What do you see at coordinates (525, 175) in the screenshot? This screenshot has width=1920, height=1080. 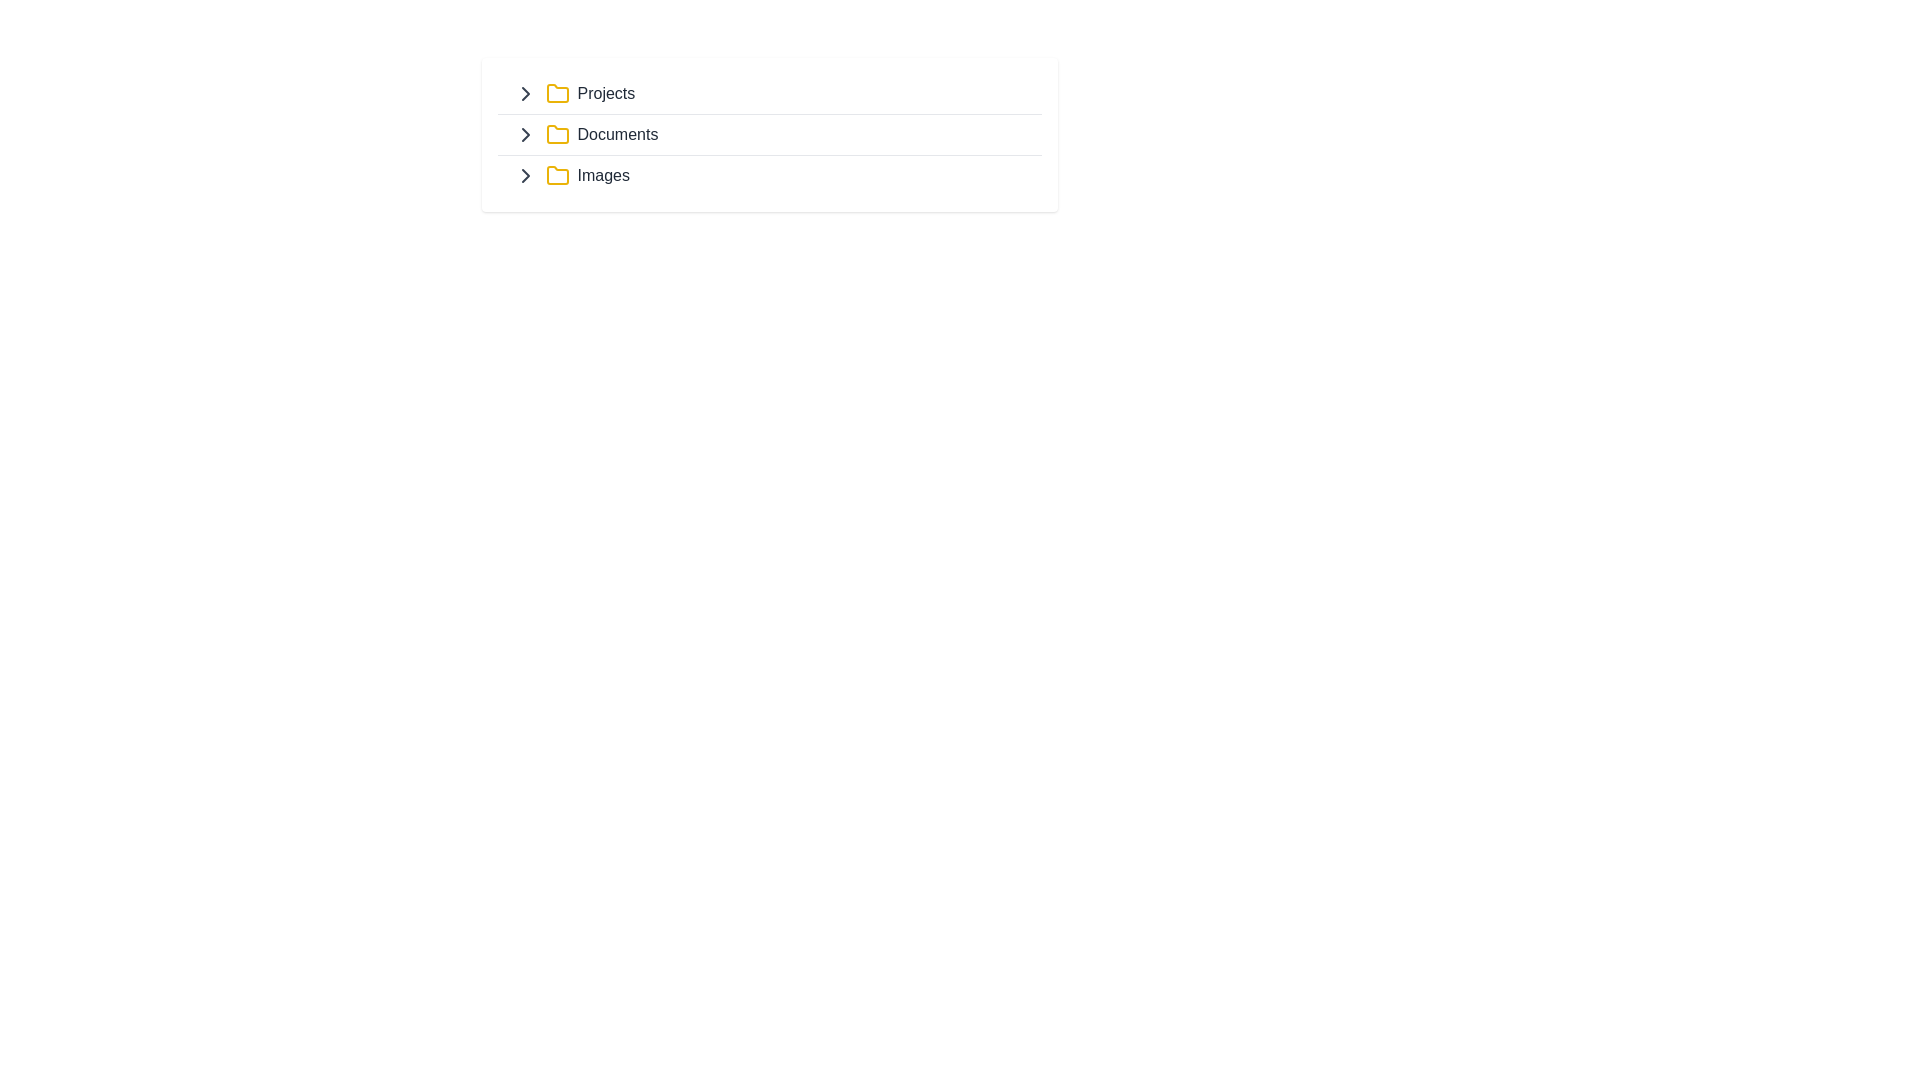 I see `the SVG-based chevron icon next to the 'Images' folder` at bounding box center [525, 175].